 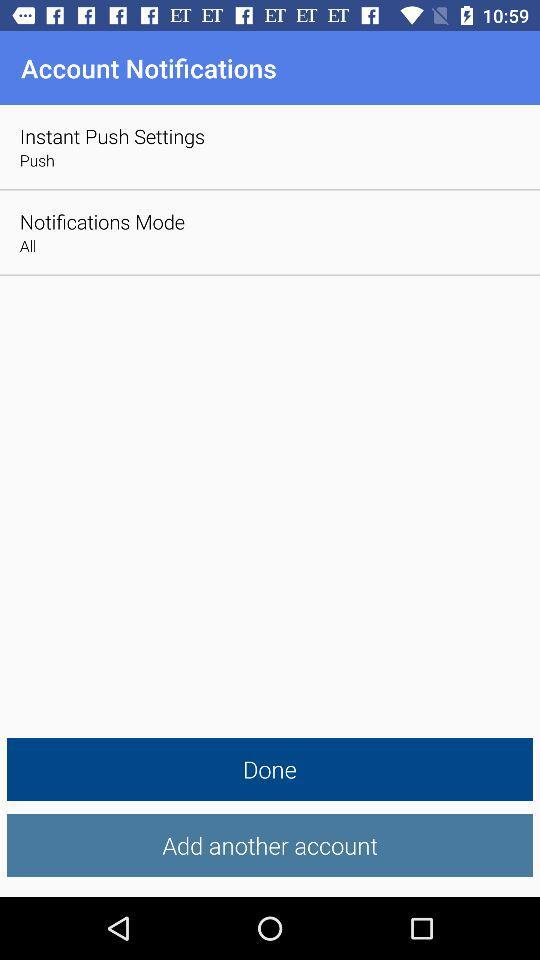 I want to click on the icon below done, so click(x=270, y=844).